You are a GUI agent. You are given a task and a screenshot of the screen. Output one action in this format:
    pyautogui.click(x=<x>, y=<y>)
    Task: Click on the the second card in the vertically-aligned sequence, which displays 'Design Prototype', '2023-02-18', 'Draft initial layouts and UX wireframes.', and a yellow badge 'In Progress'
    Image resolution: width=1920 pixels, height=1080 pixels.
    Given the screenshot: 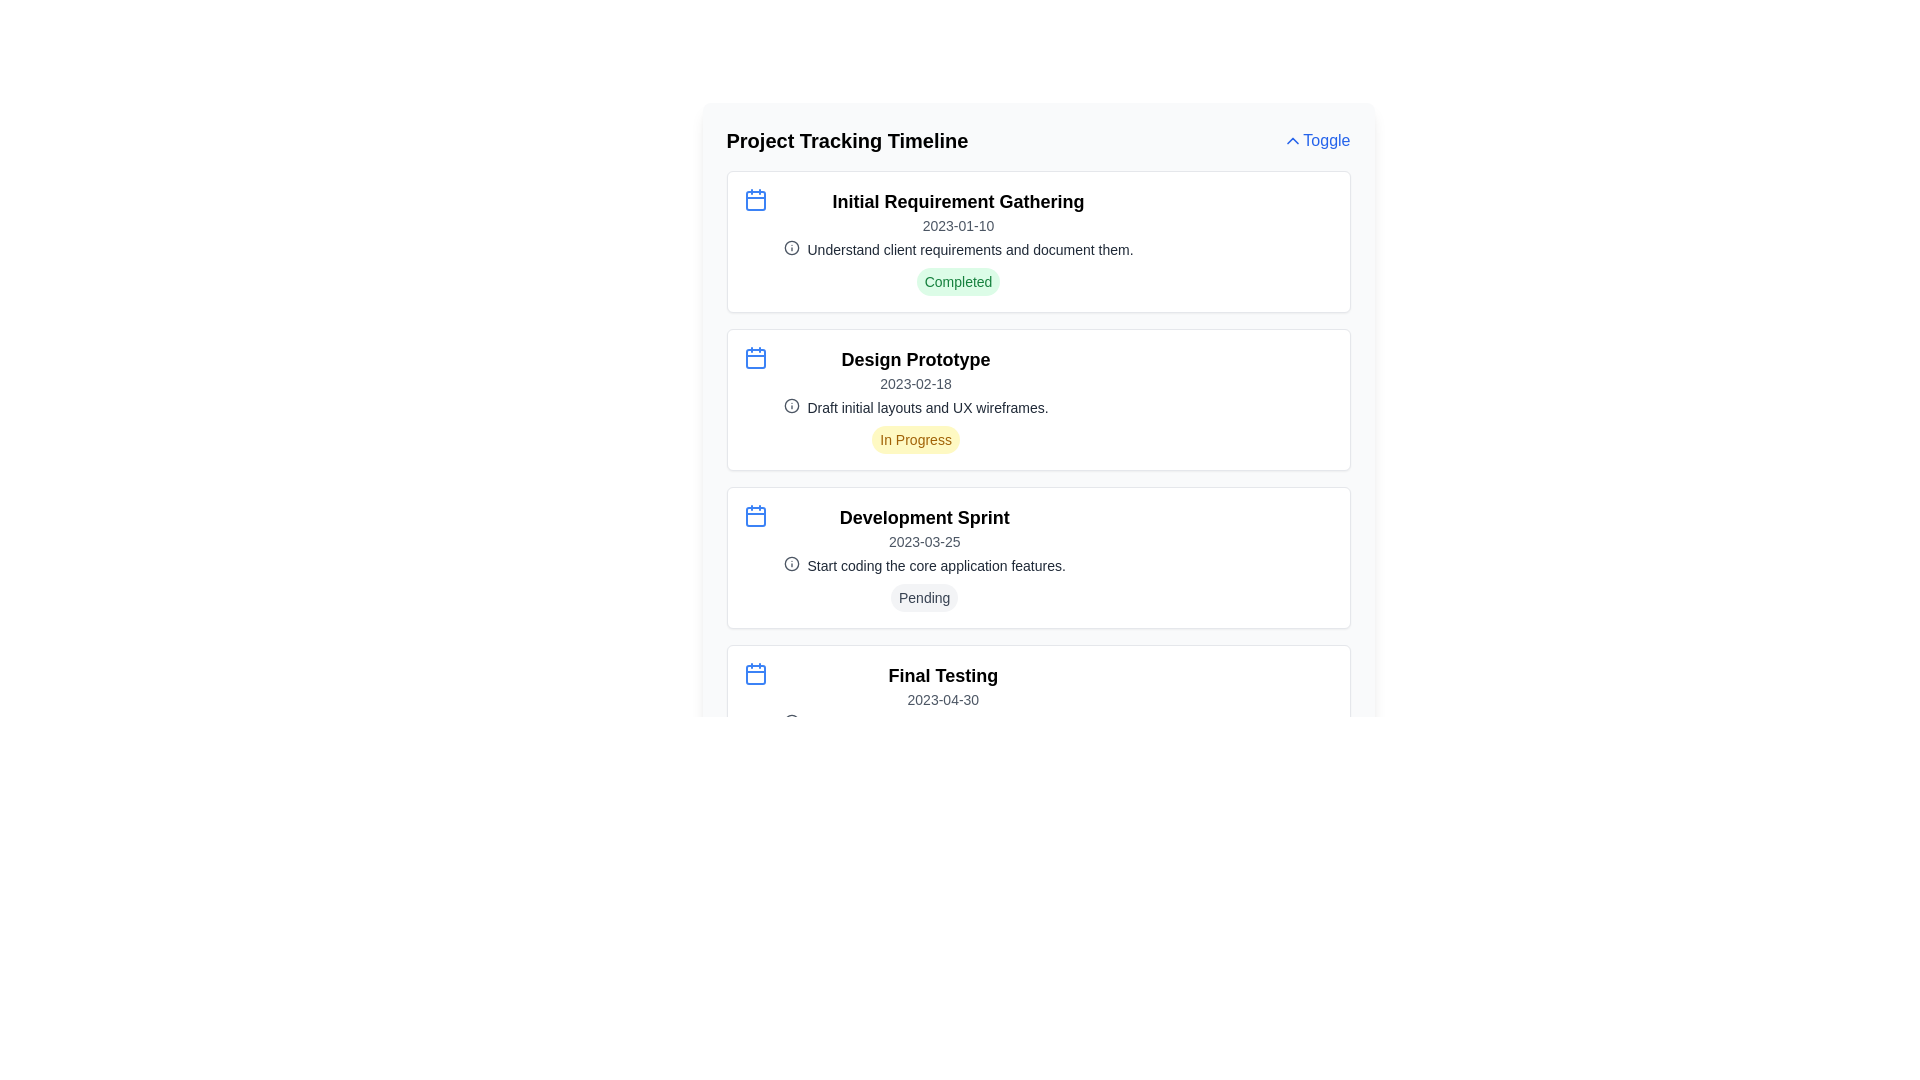 What is the action you would take?
    pyautogui.click(x=1038, y=400)
    